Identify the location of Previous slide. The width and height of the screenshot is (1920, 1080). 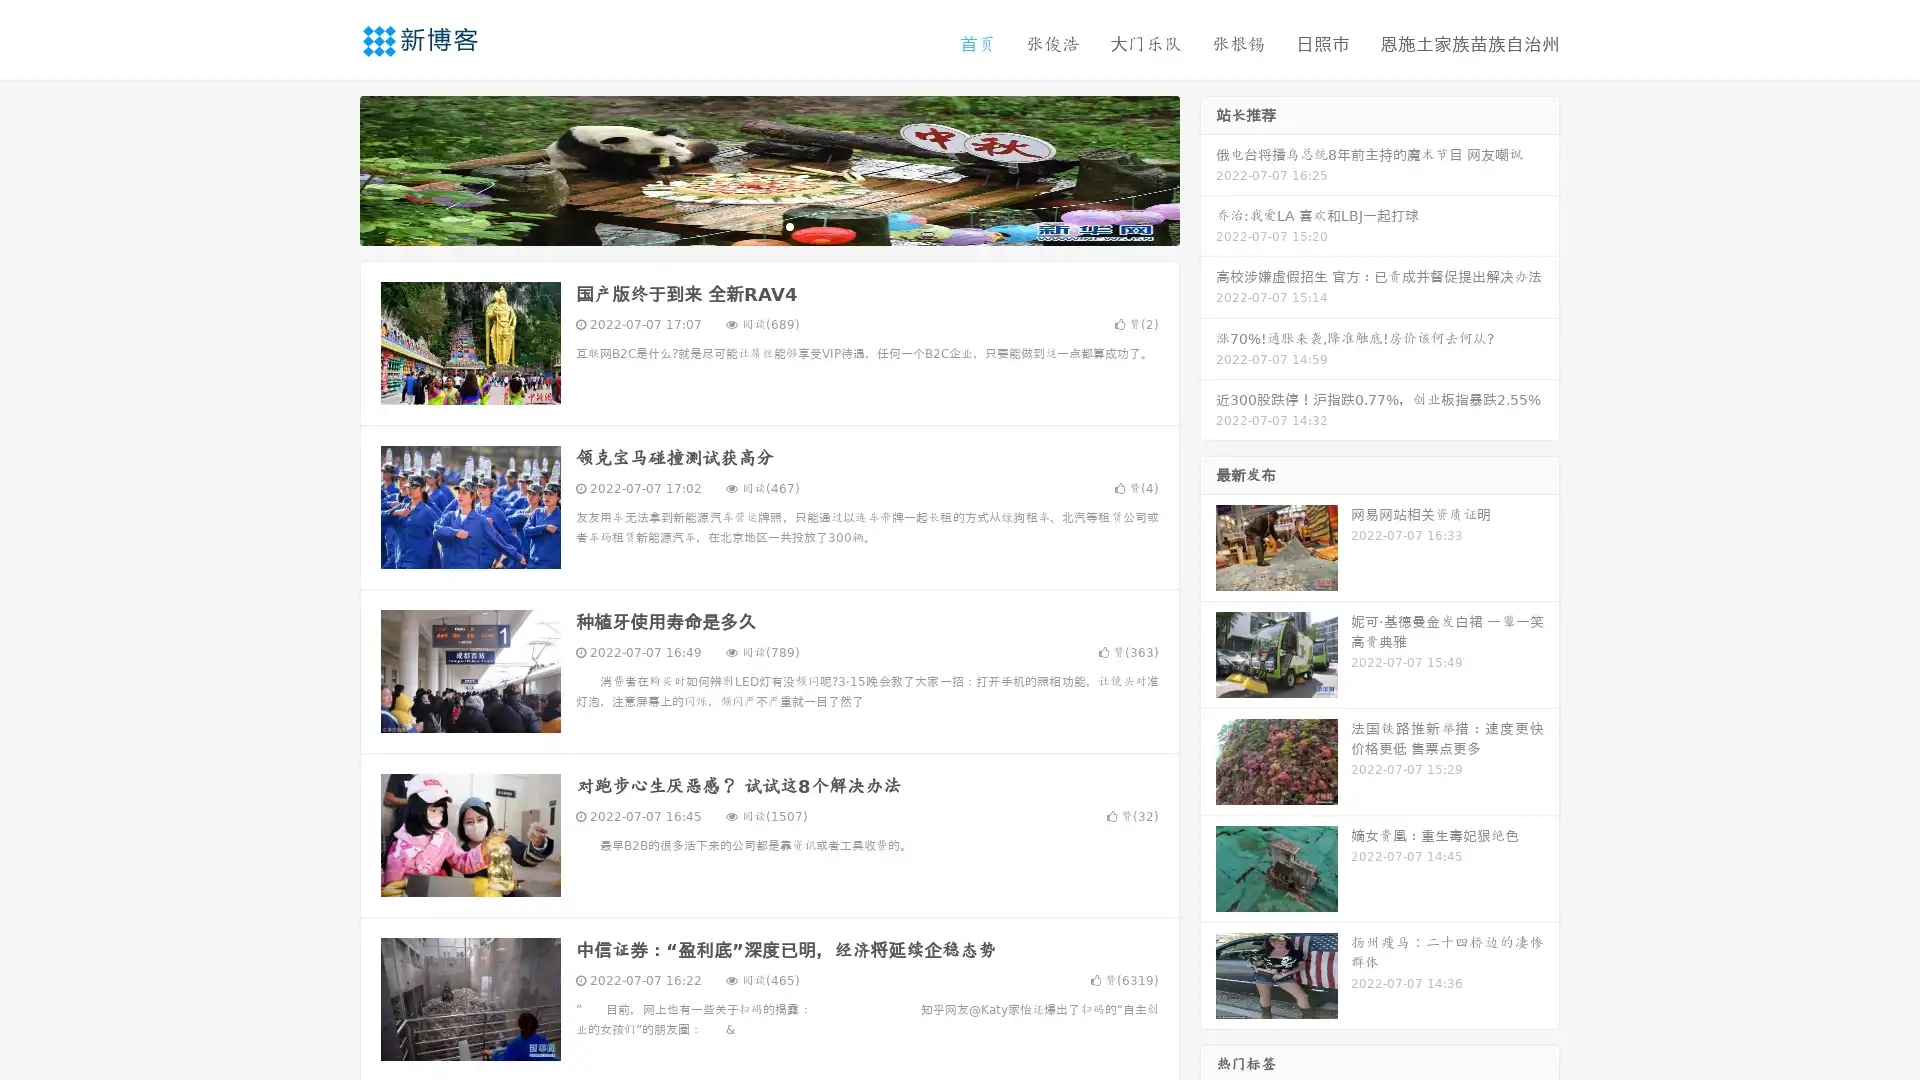
(330, 168).